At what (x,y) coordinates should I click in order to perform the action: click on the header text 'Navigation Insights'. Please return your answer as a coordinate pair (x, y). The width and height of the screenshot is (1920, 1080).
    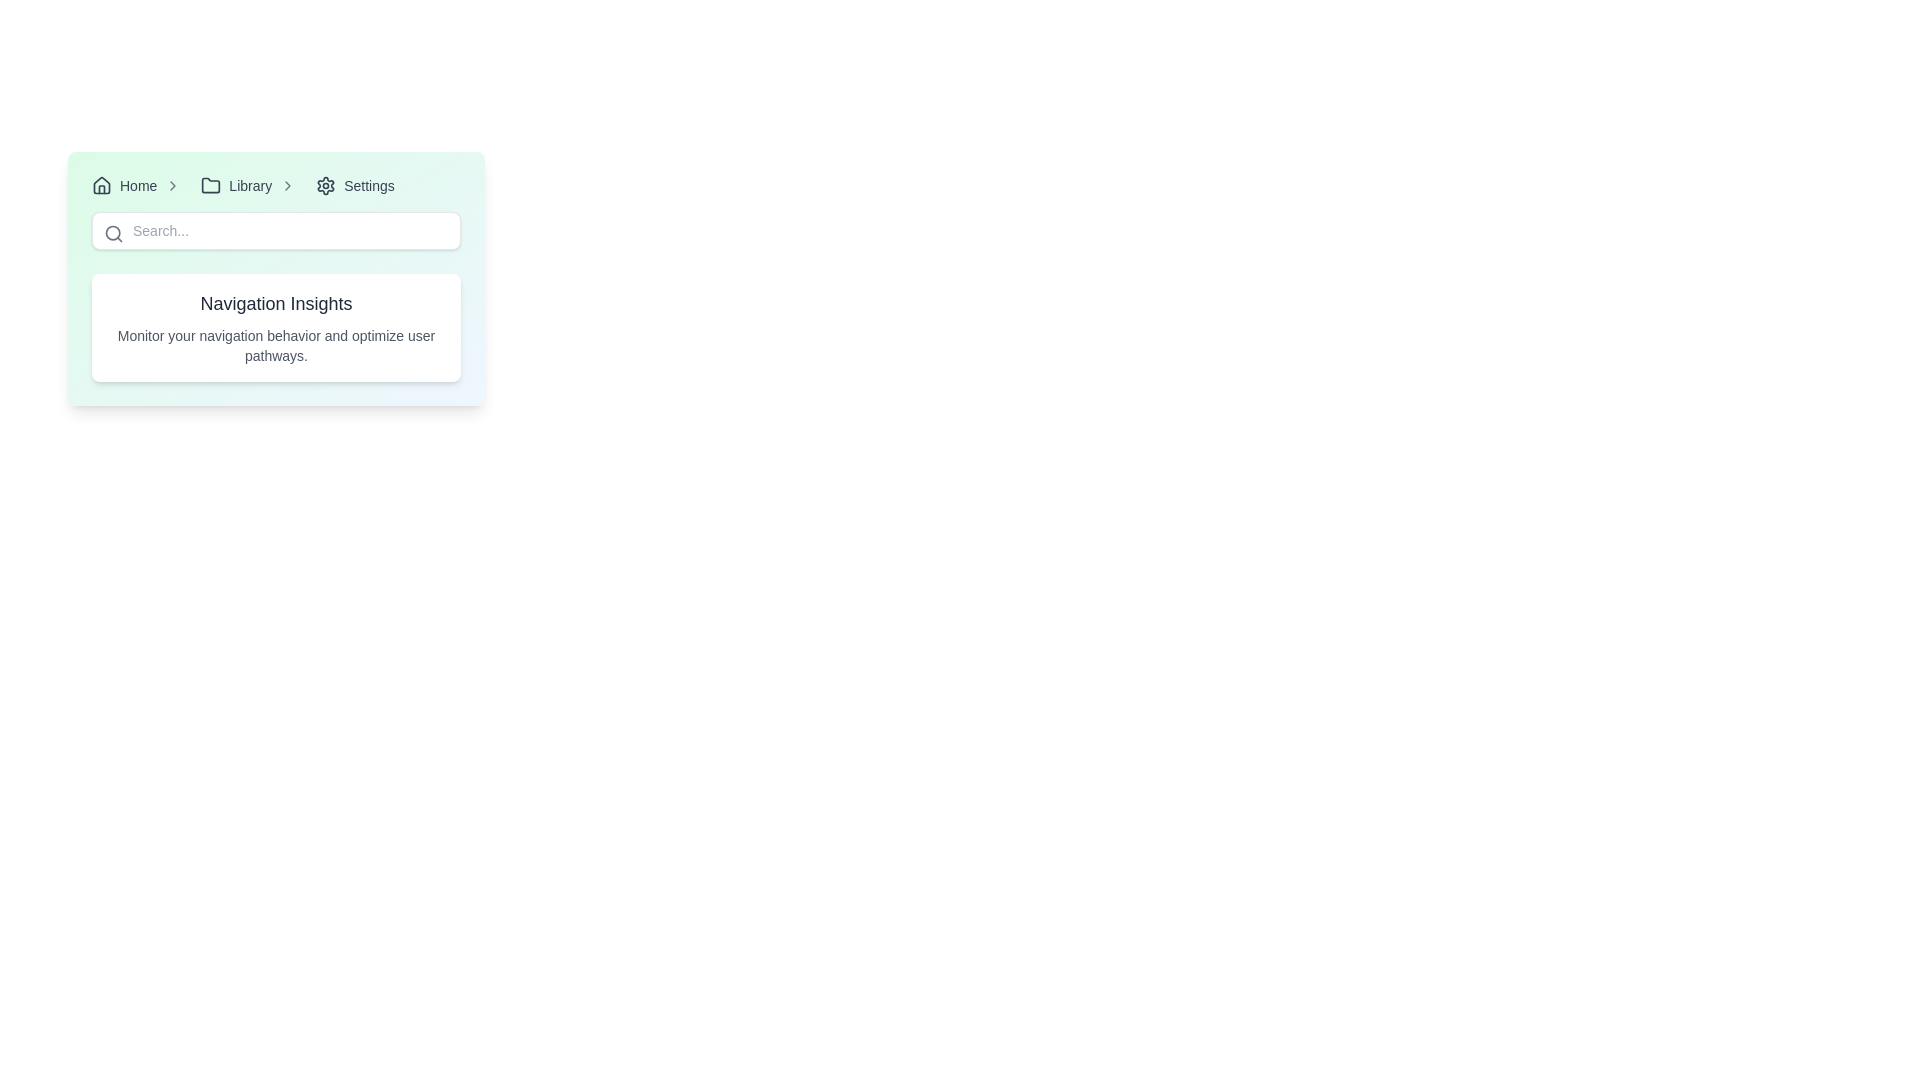
    Looking at the image, I should click on (275, 304).